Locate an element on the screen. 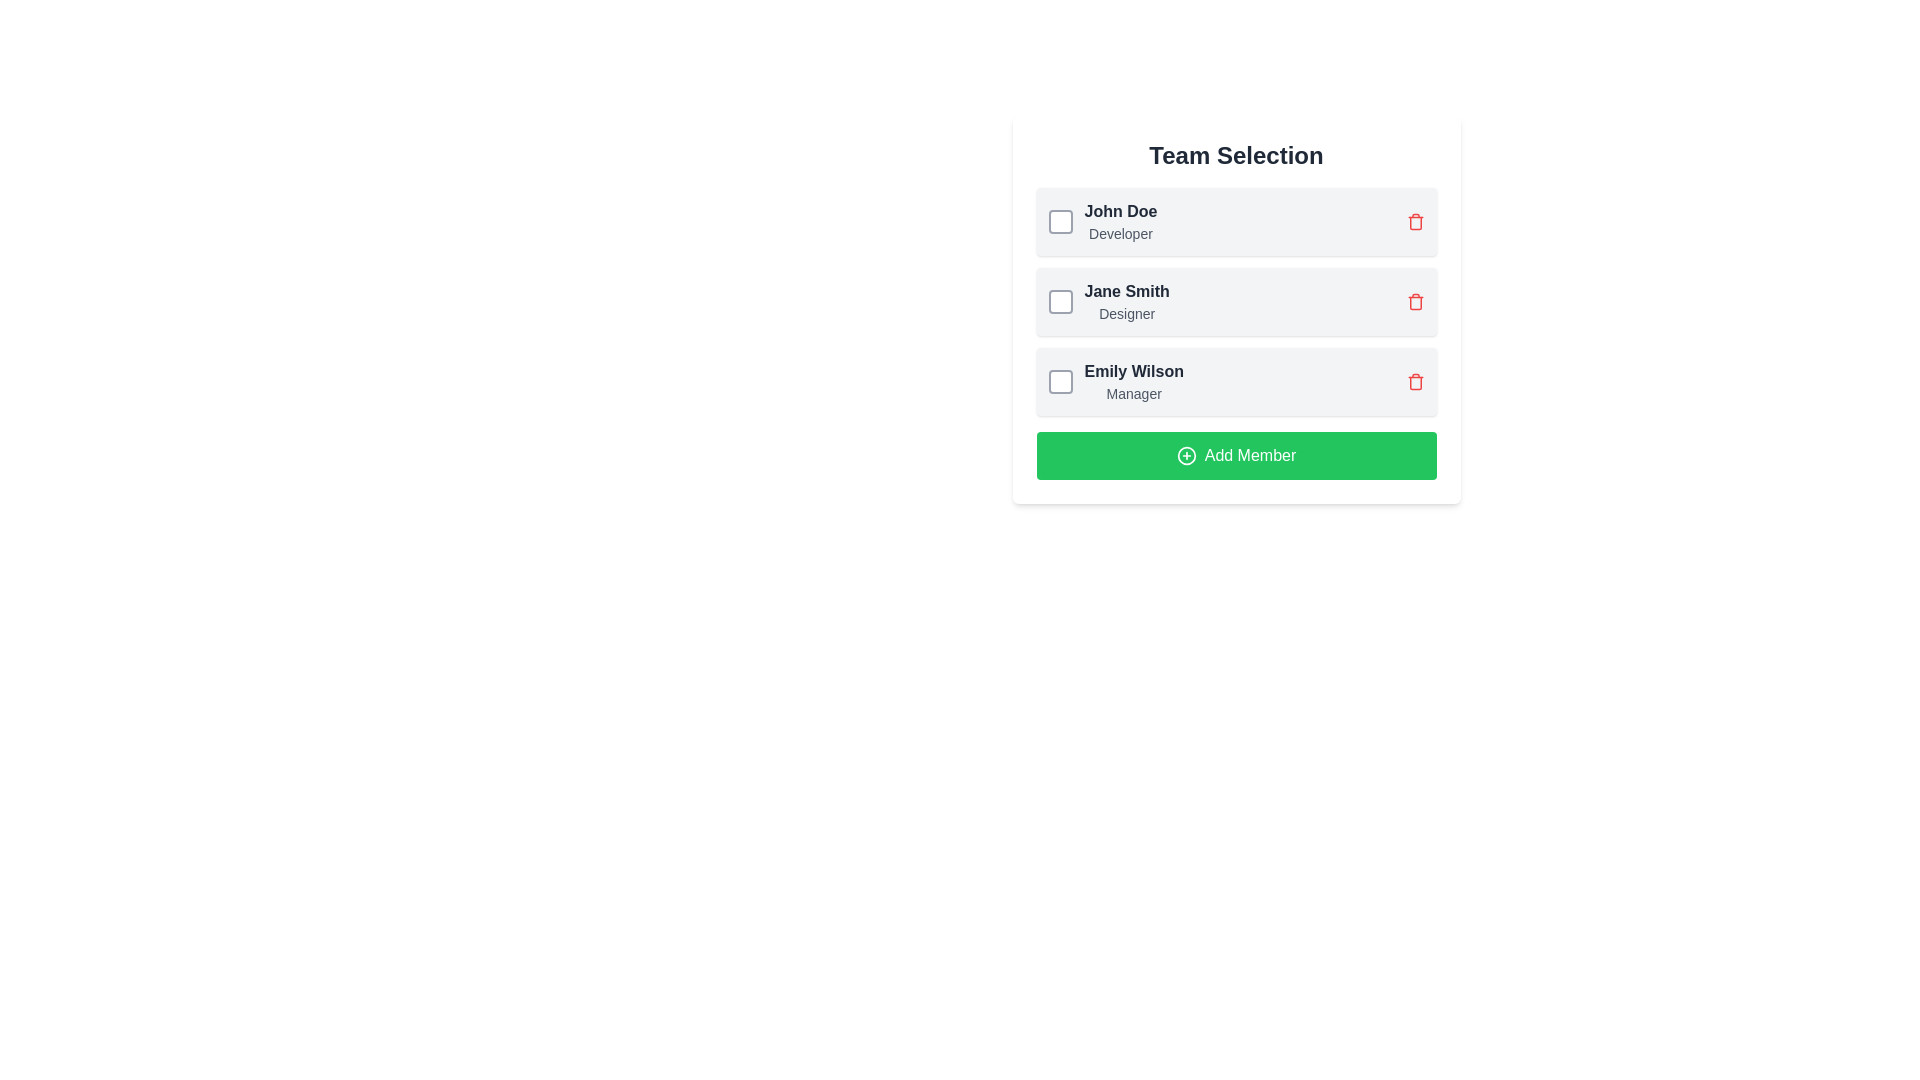 This screenshot has height=1080, width=1920. the checkbox located to the left of the text display component featuring 'John Doe' as the headline and 'Developer' as the subtitle is located at coordinates (1099, 222).